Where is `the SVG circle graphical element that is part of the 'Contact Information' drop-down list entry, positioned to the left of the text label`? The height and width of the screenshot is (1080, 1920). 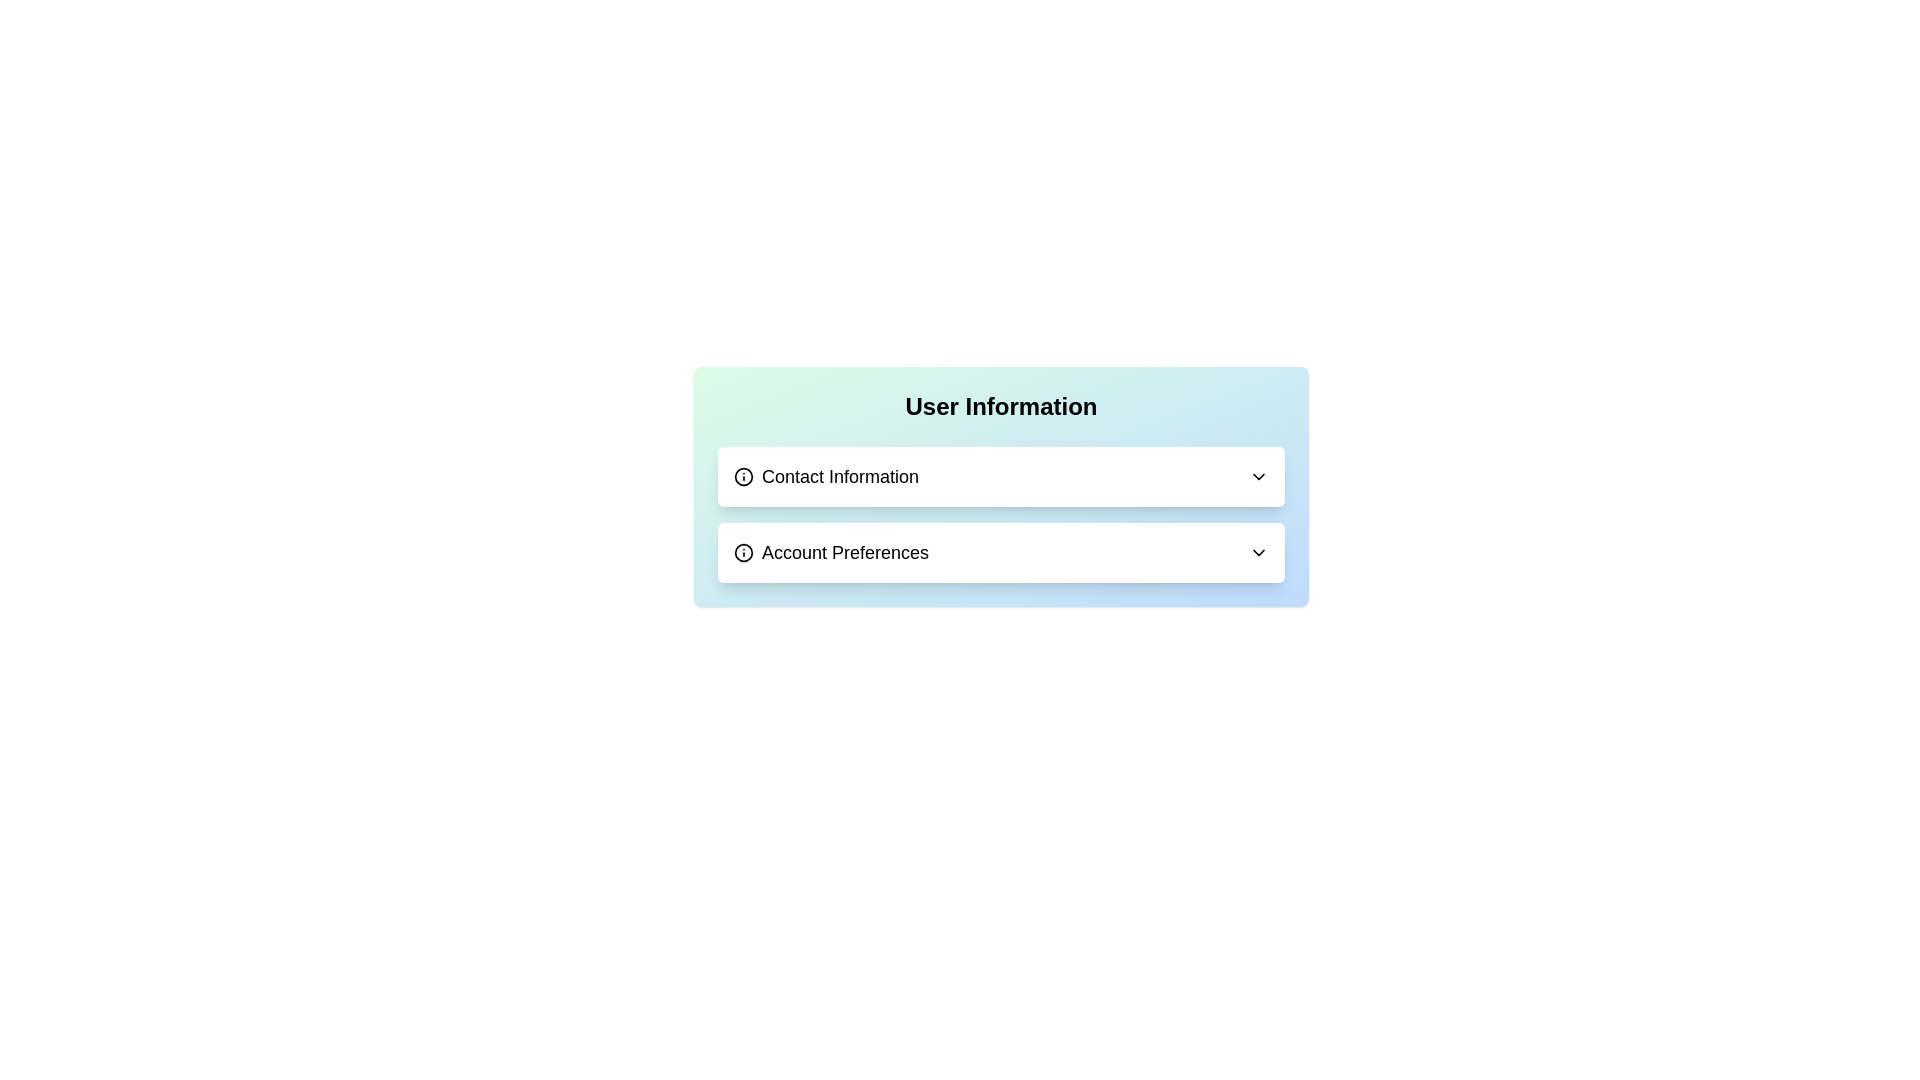
the SVG circle graphical element that is part of the 'Contact Information' drop-down list entry, positioned to the left of the text label is located at coordinates (743, 552).